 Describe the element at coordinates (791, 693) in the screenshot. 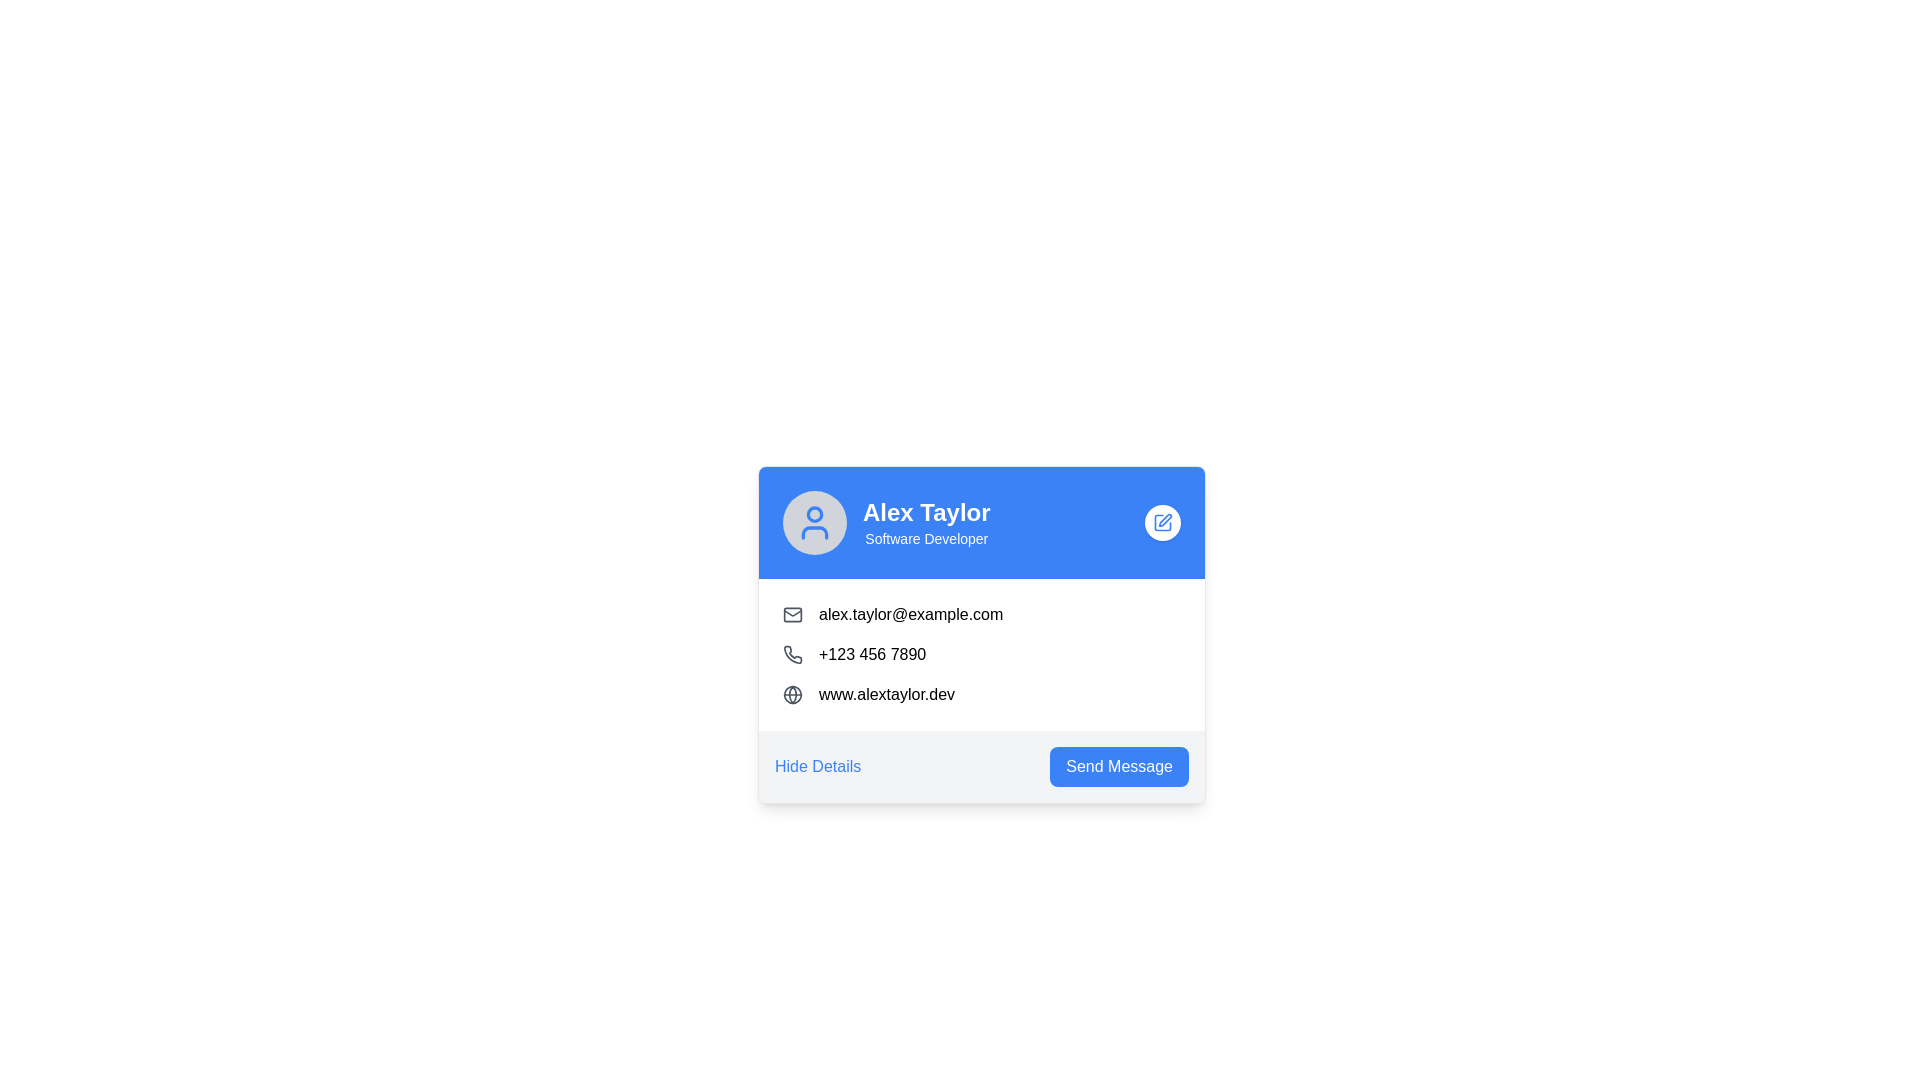

I see `the globe-shaped icon displayed in a minimalist outline style, located to the left of the text 'www.alextaylor.dev'` at that location.